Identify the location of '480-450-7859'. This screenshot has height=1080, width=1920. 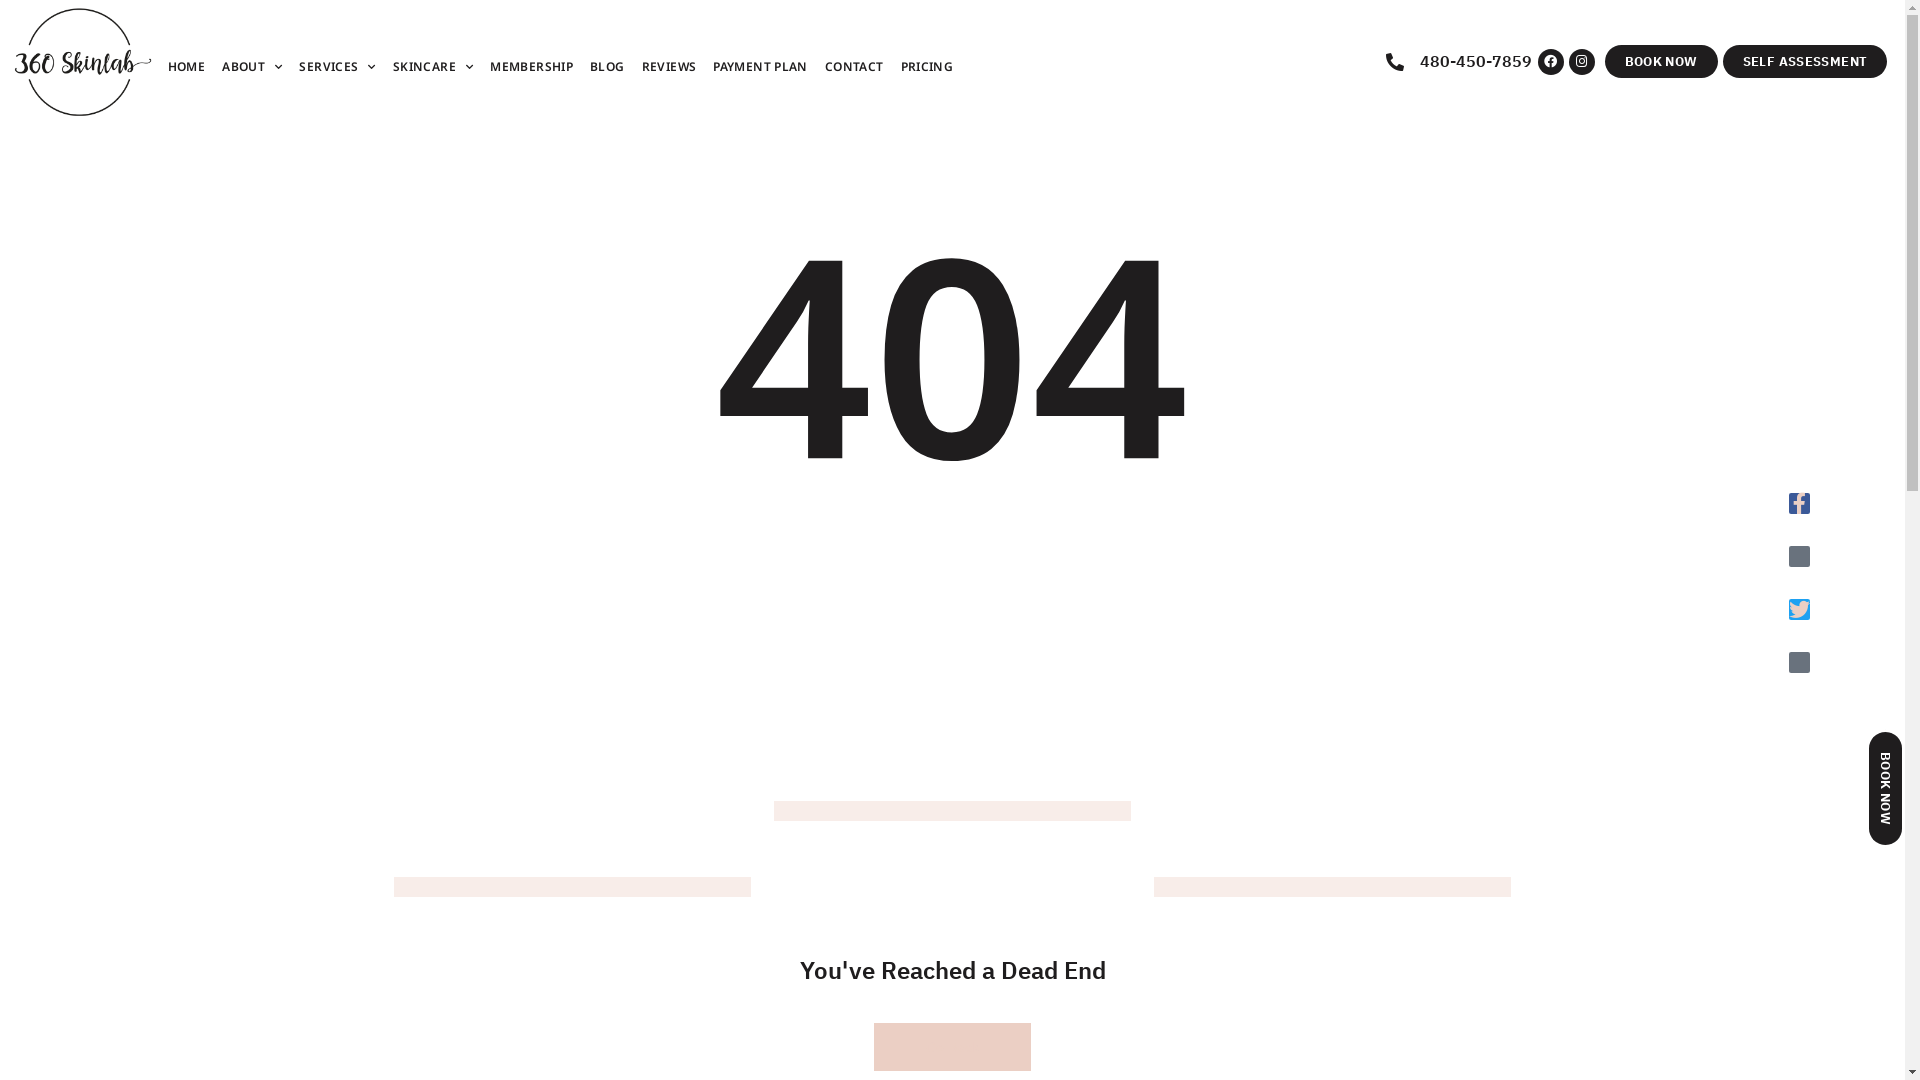
(1462, 60).